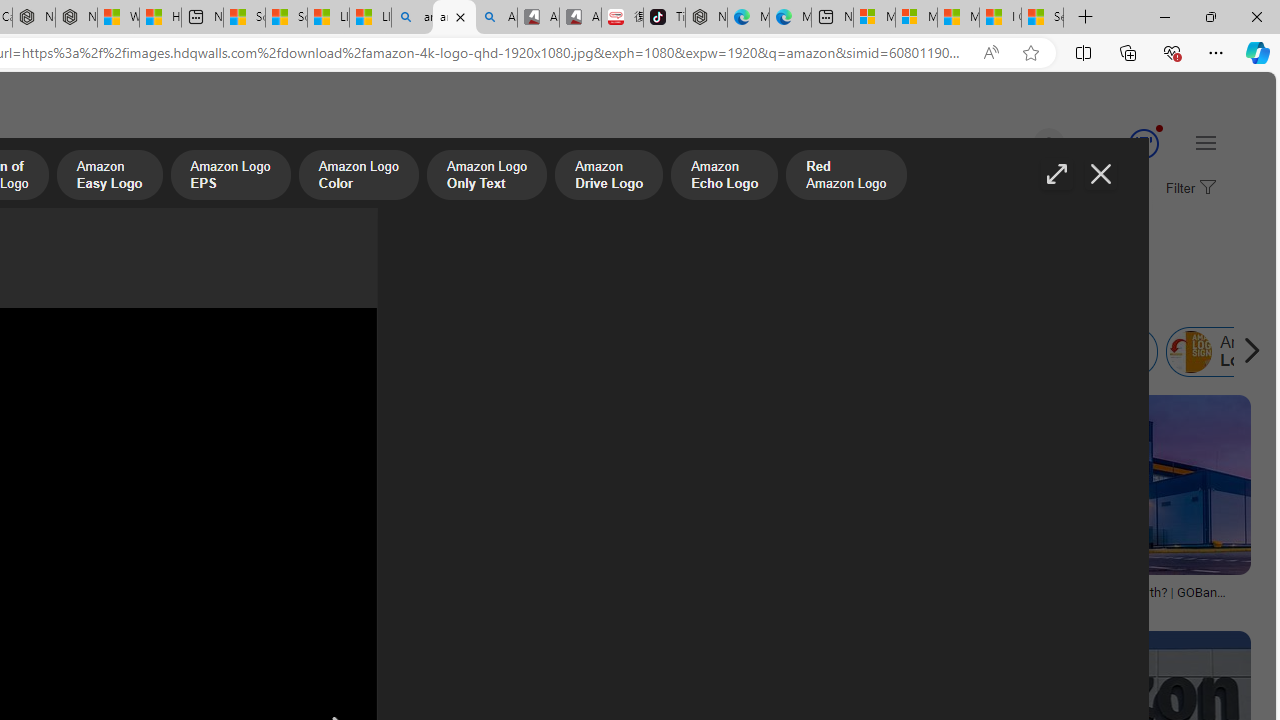 This screenshot has width=1280, height=720. Describe the element at coordinates (160, 17) in the screenshot. I see `'Huge shark washes ashore at New York City beach | Watch'` at that location.